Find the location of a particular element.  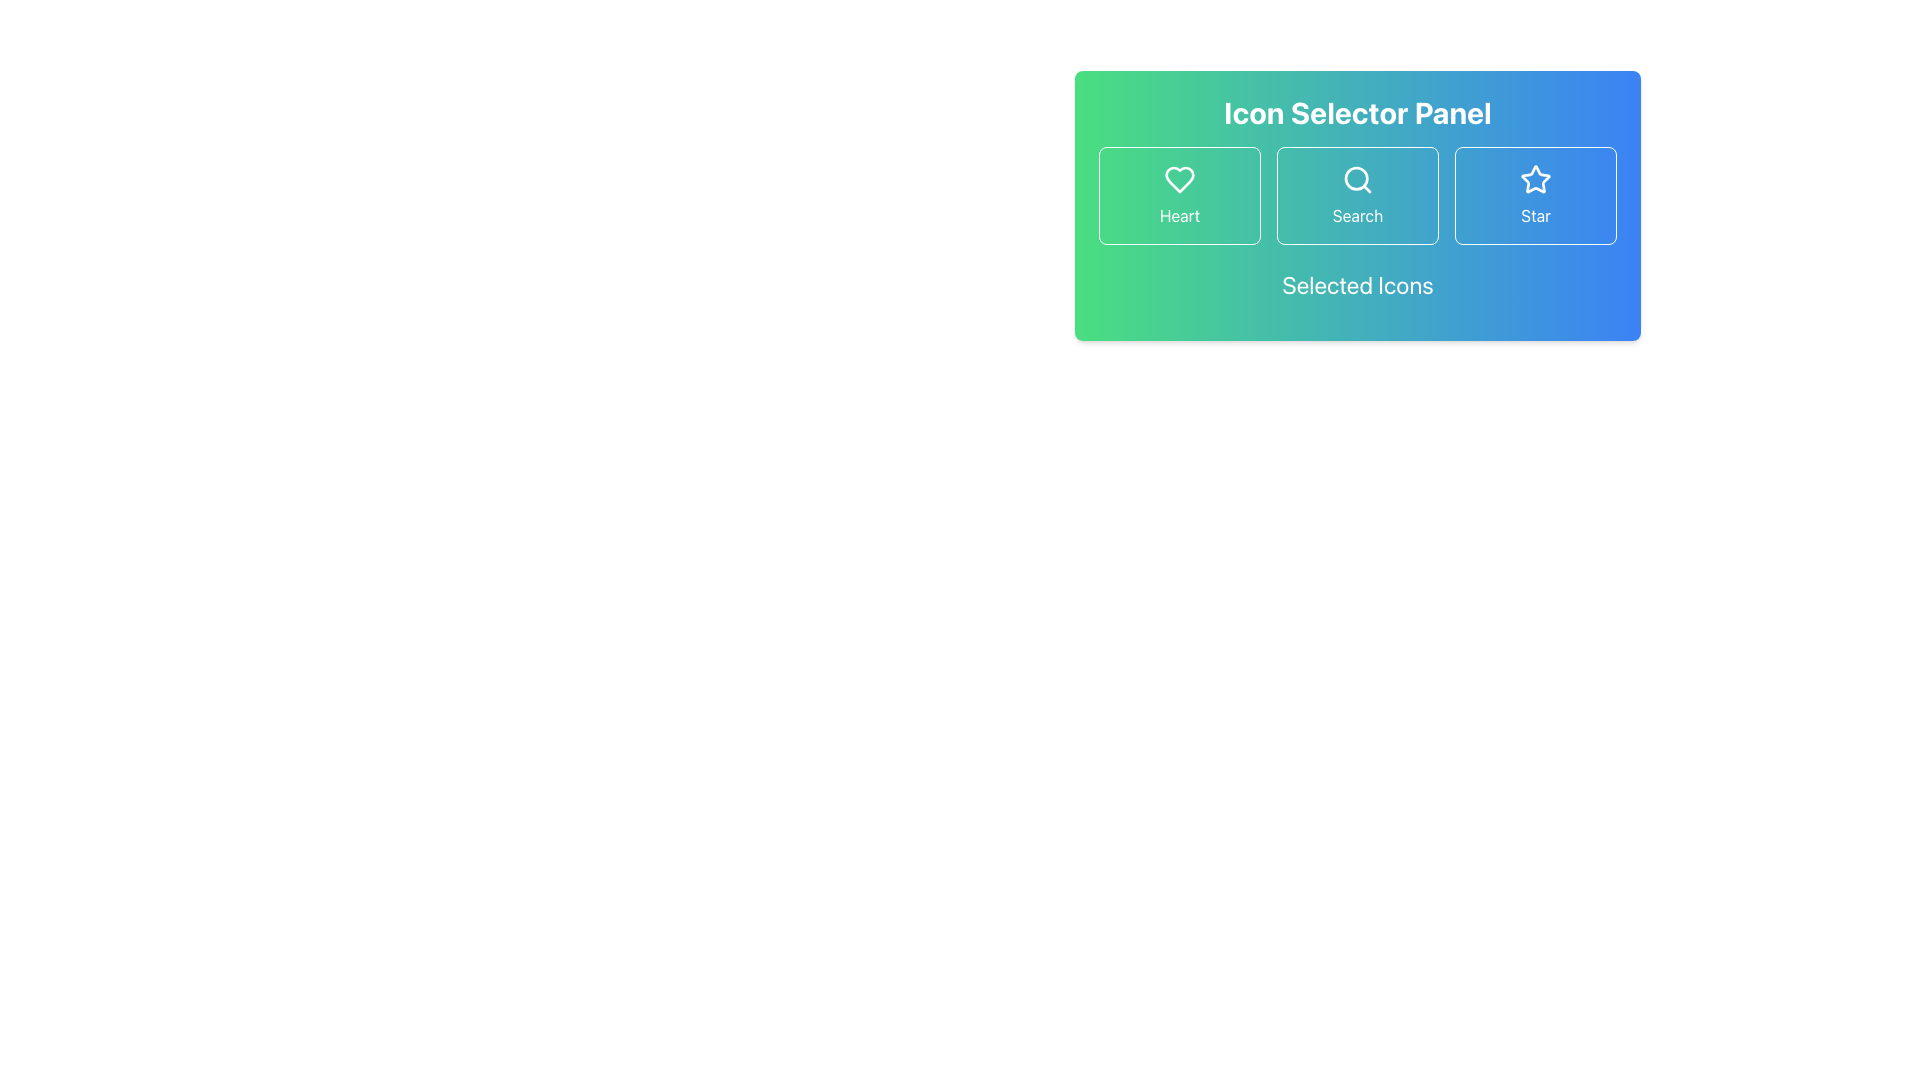

the heading text 'Selected Icons' which is styled with a large font size and located centrally within the 'Icon Selector Panel' beneath the Search icon is located at coordinates (1358, 285).